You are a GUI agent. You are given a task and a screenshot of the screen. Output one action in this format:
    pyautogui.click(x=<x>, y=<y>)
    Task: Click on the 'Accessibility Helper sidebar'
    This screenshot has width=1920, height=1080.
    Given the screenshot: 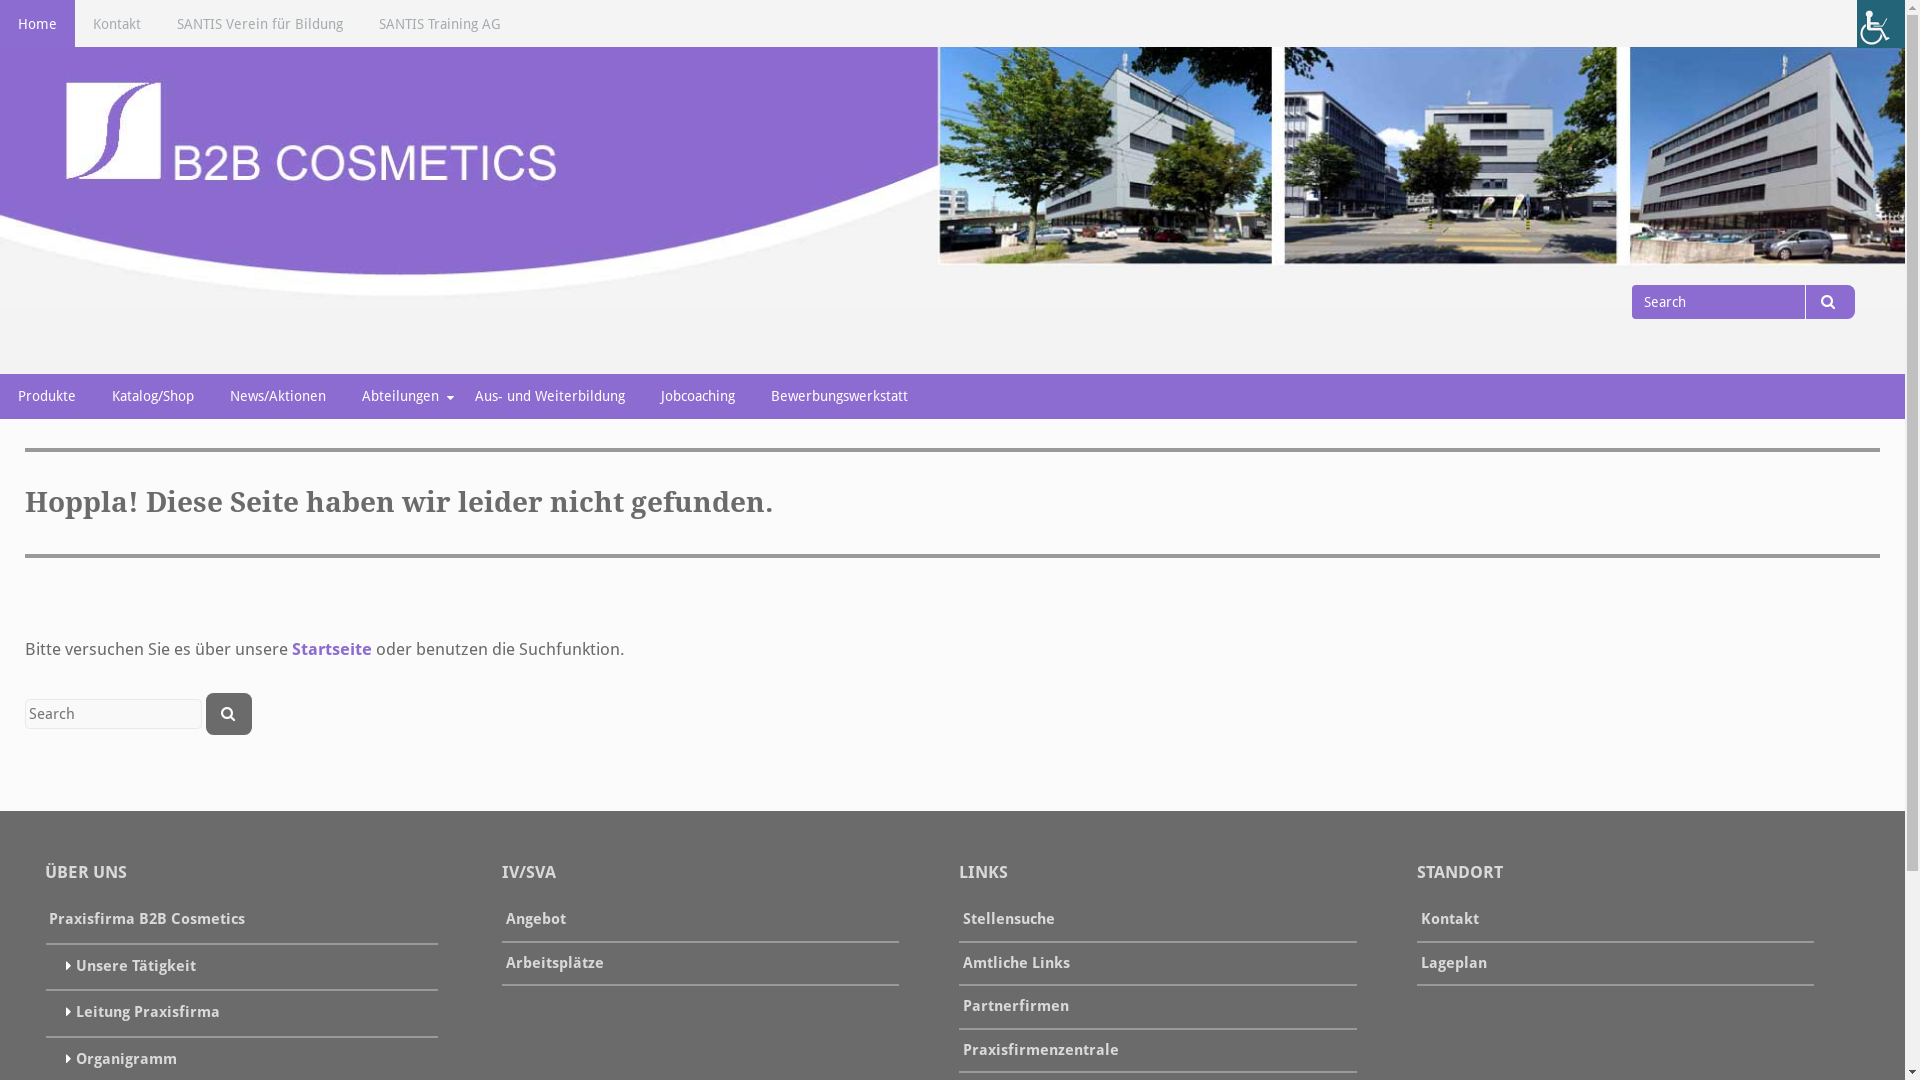 What is the action you would take?
    pyautogui.click(x=1880, y=23)
    